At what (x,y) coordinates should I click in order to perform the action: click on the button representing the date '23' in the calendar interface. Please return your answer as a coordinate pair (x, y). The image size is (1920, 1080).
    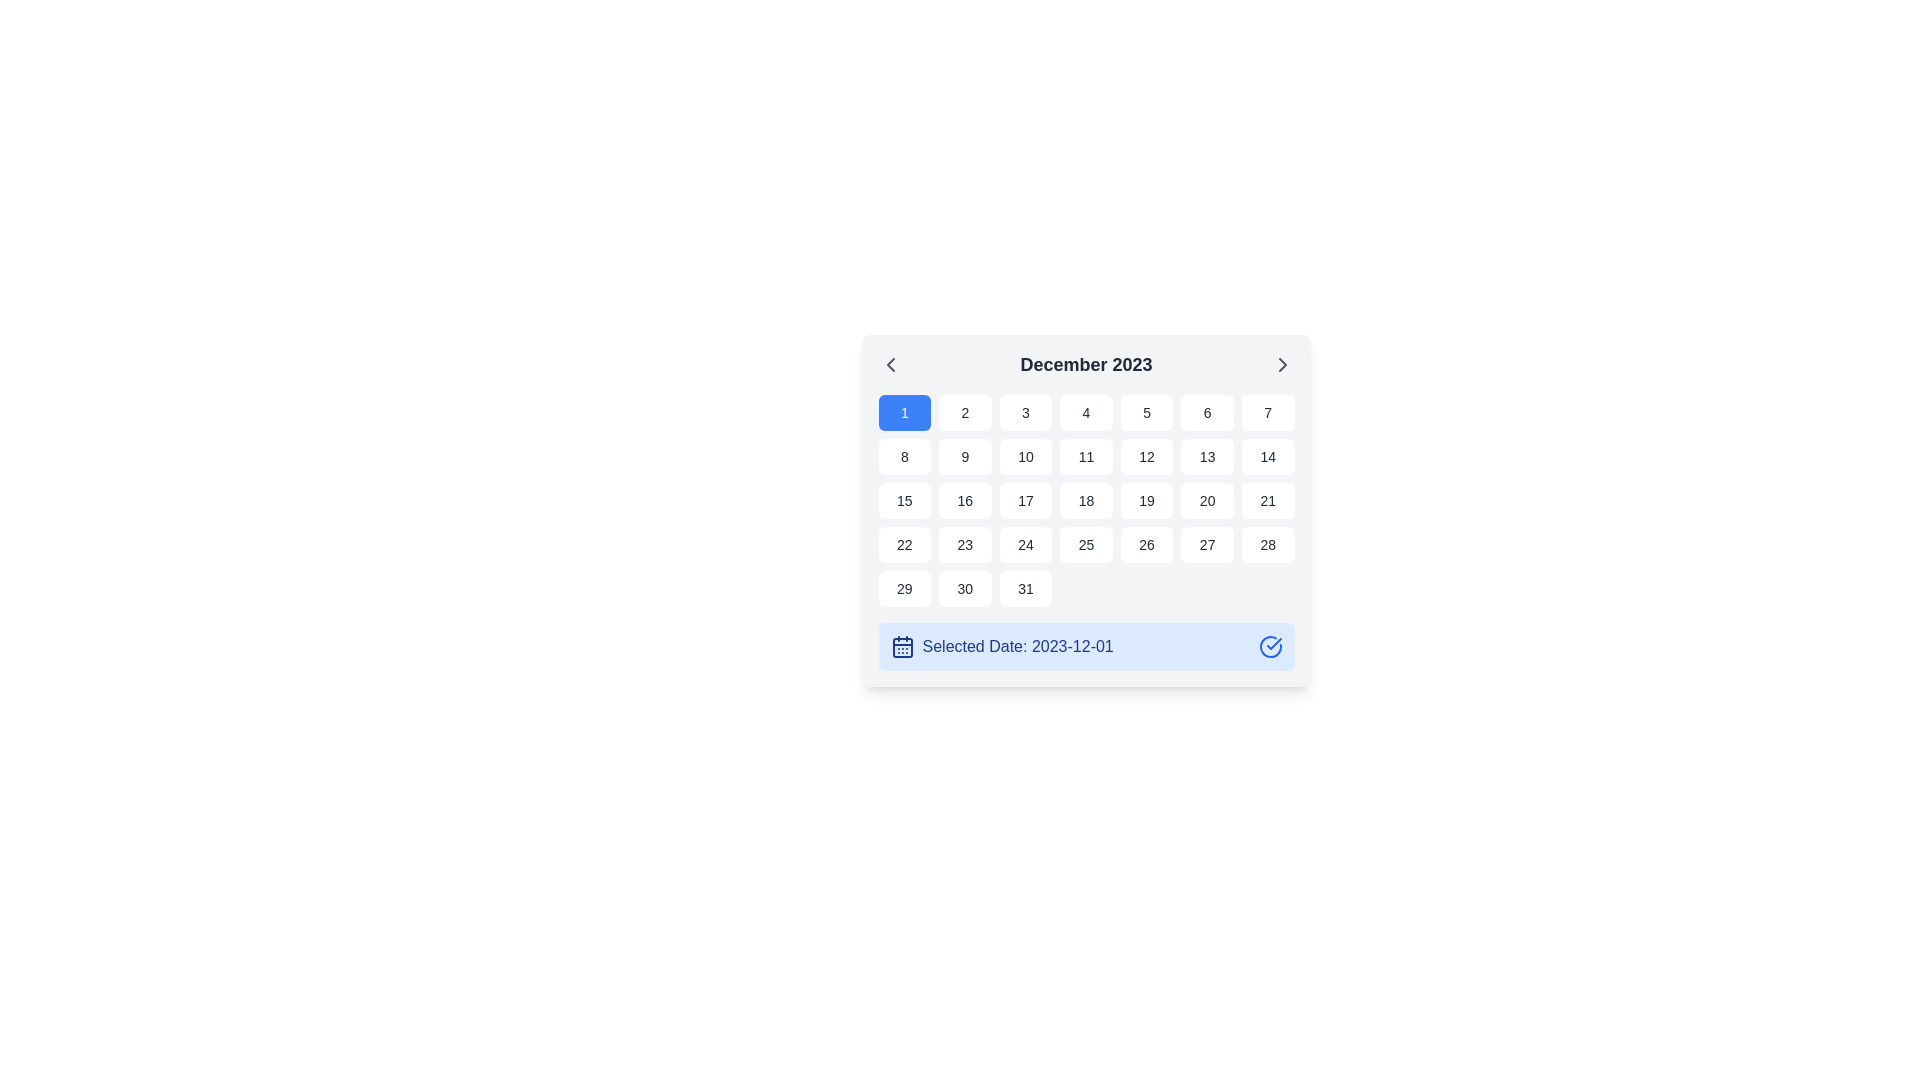
    Looking at the image, I should click on (965, 544).